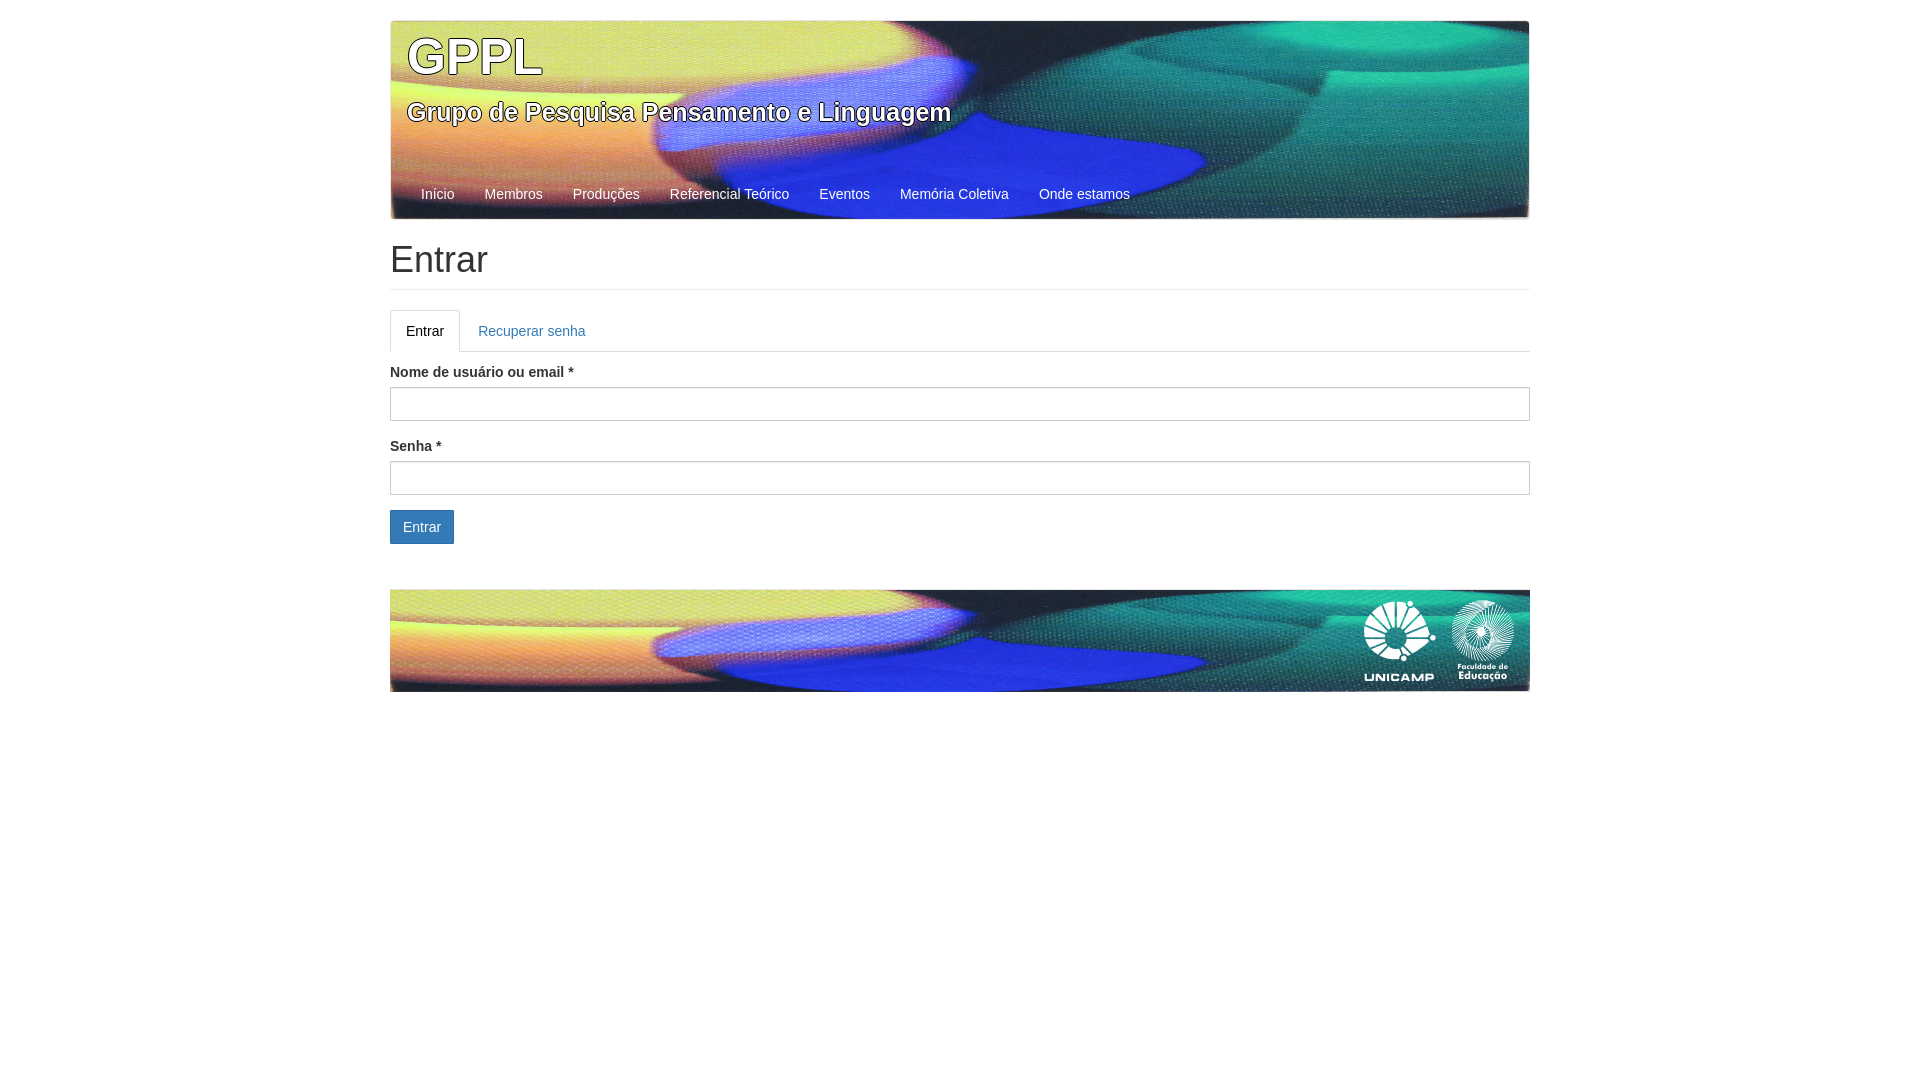 This screenshot has width=1920, height=1080. I want to click on 'Entrar', so click(421, 526).